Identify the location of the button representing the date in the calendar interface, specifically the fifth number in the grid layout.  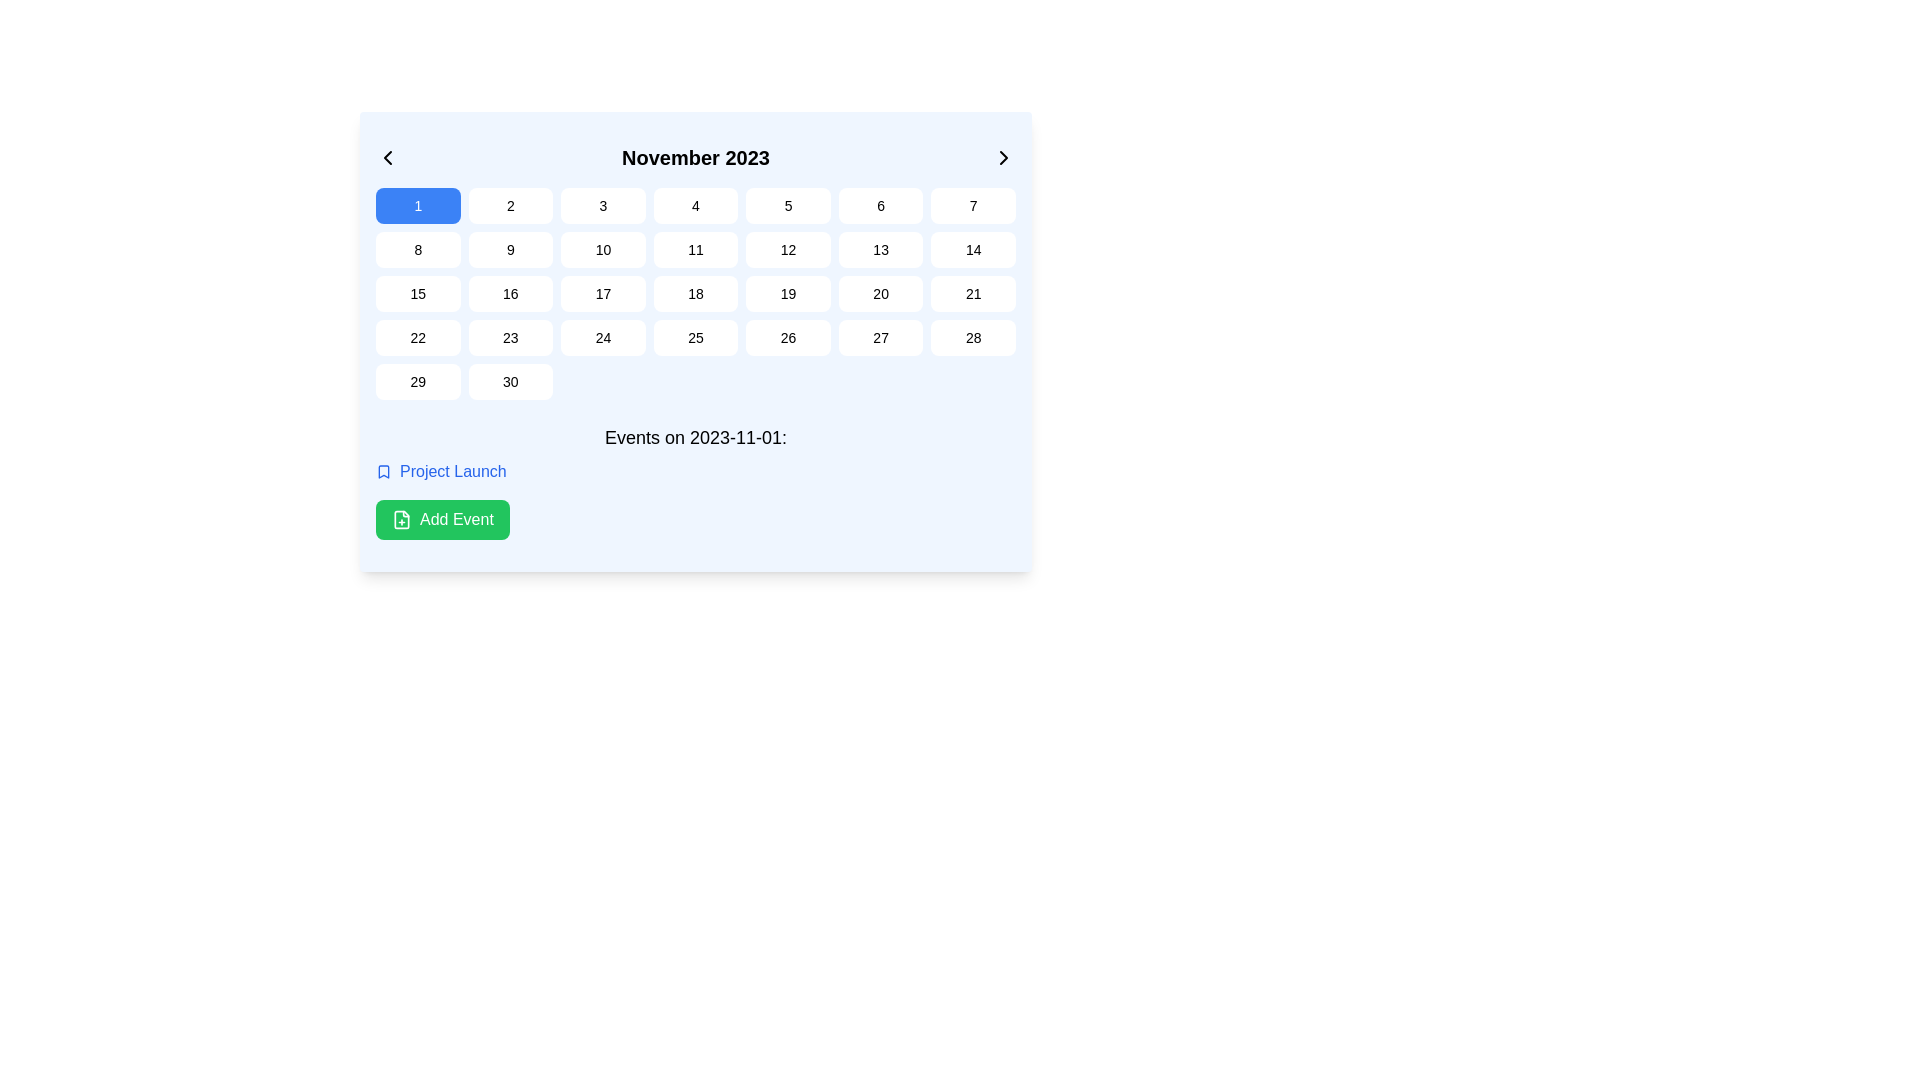
(787, 205).